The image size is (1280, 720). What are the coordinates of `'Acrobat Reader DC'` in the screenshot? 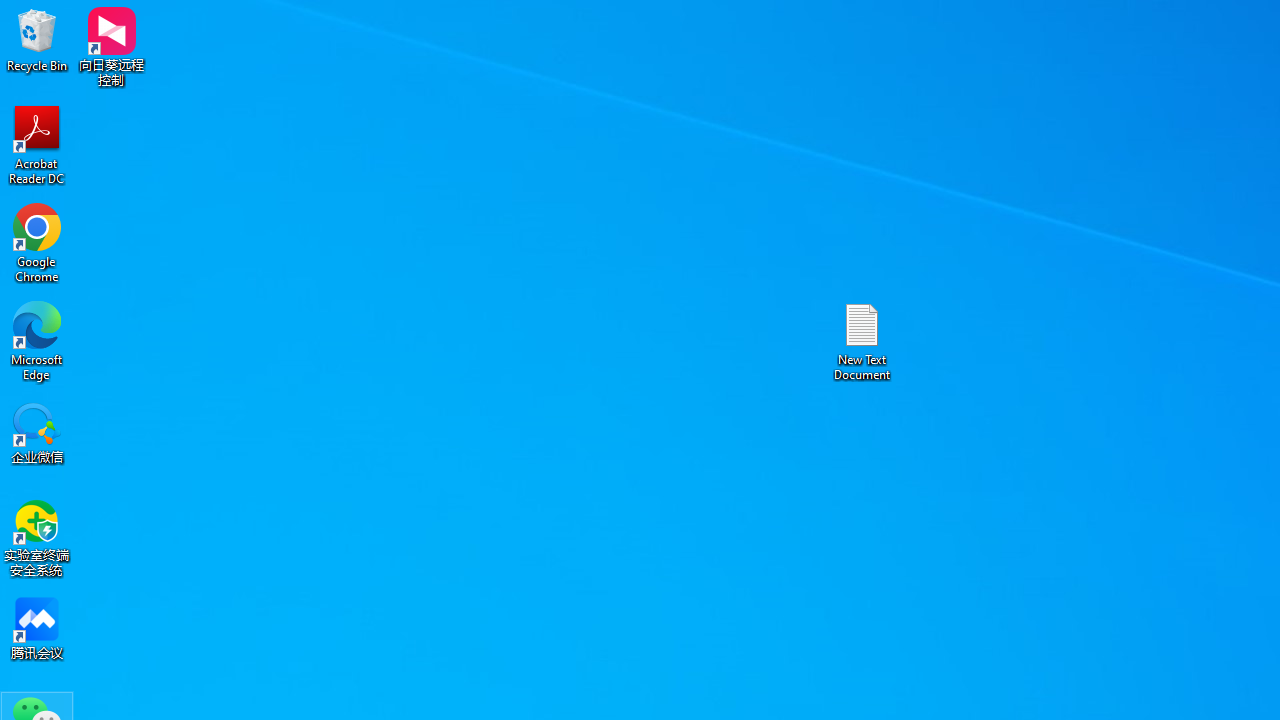 It's located at (37, 144).